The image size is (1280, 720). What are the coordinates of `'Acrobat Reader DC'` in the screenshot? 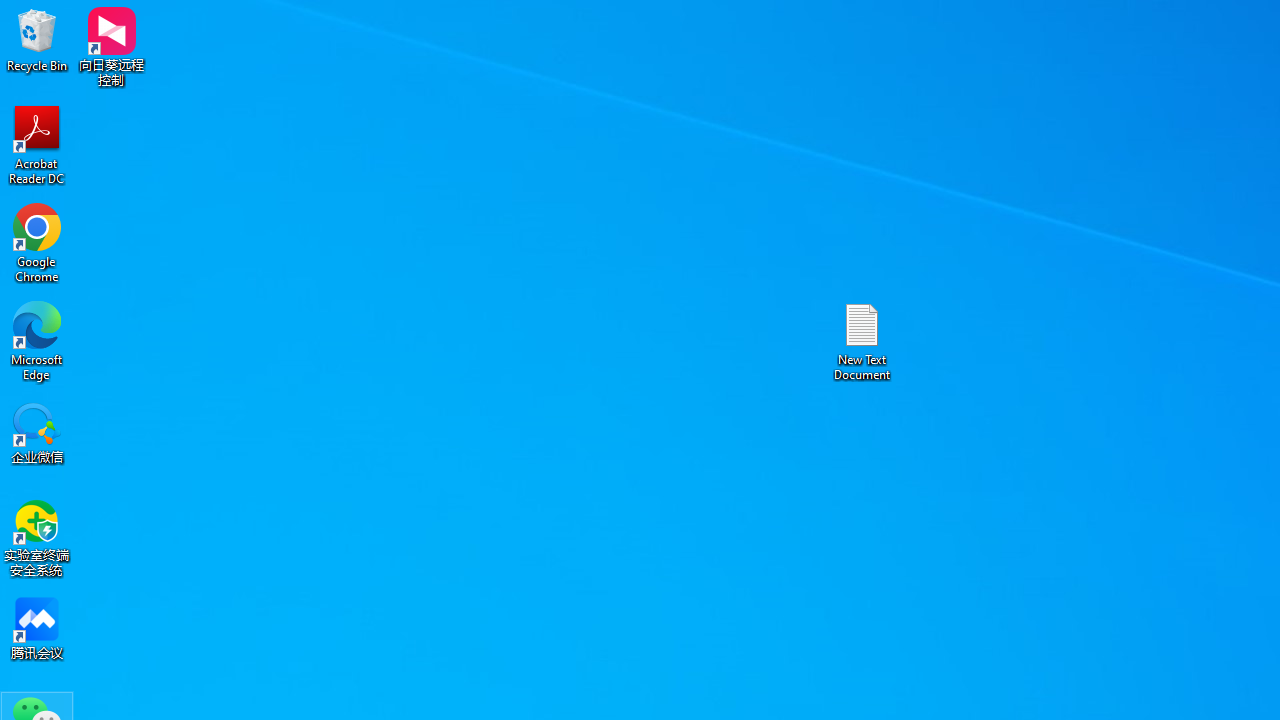 It's located at (37, 144).